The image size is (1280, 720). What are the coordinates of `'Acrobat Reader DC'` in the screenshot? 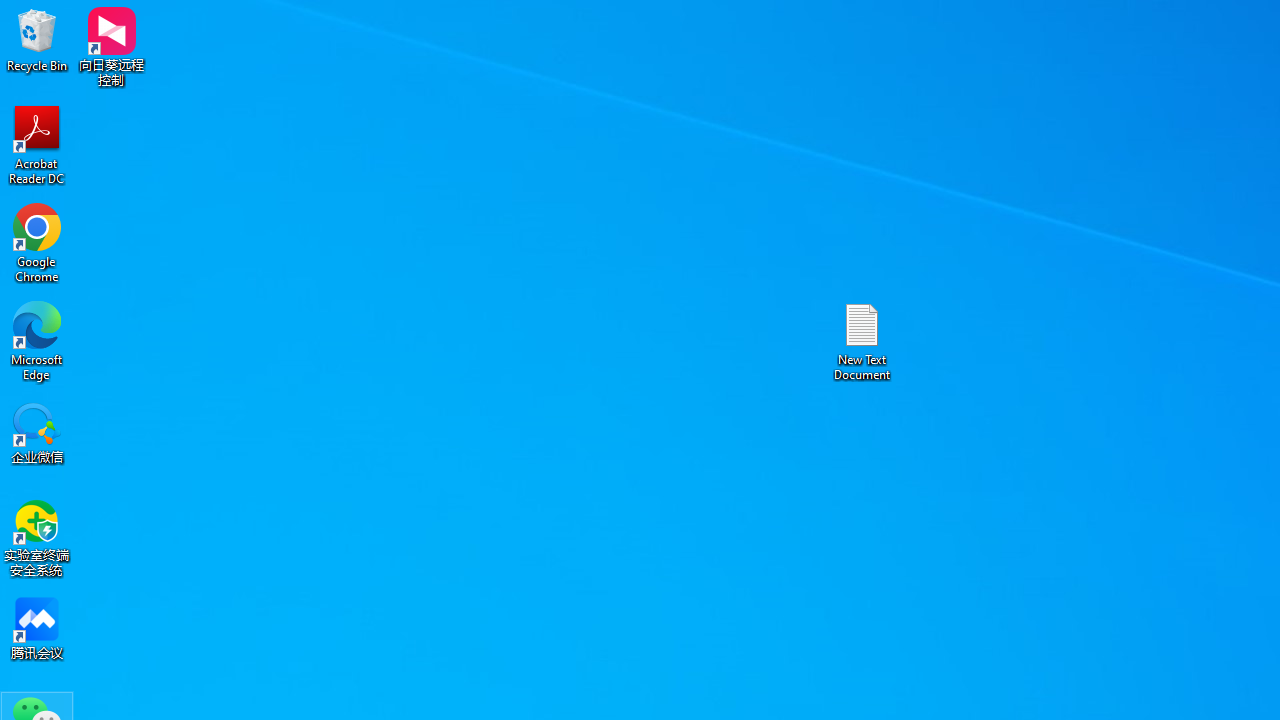 It's located at (37, 144).